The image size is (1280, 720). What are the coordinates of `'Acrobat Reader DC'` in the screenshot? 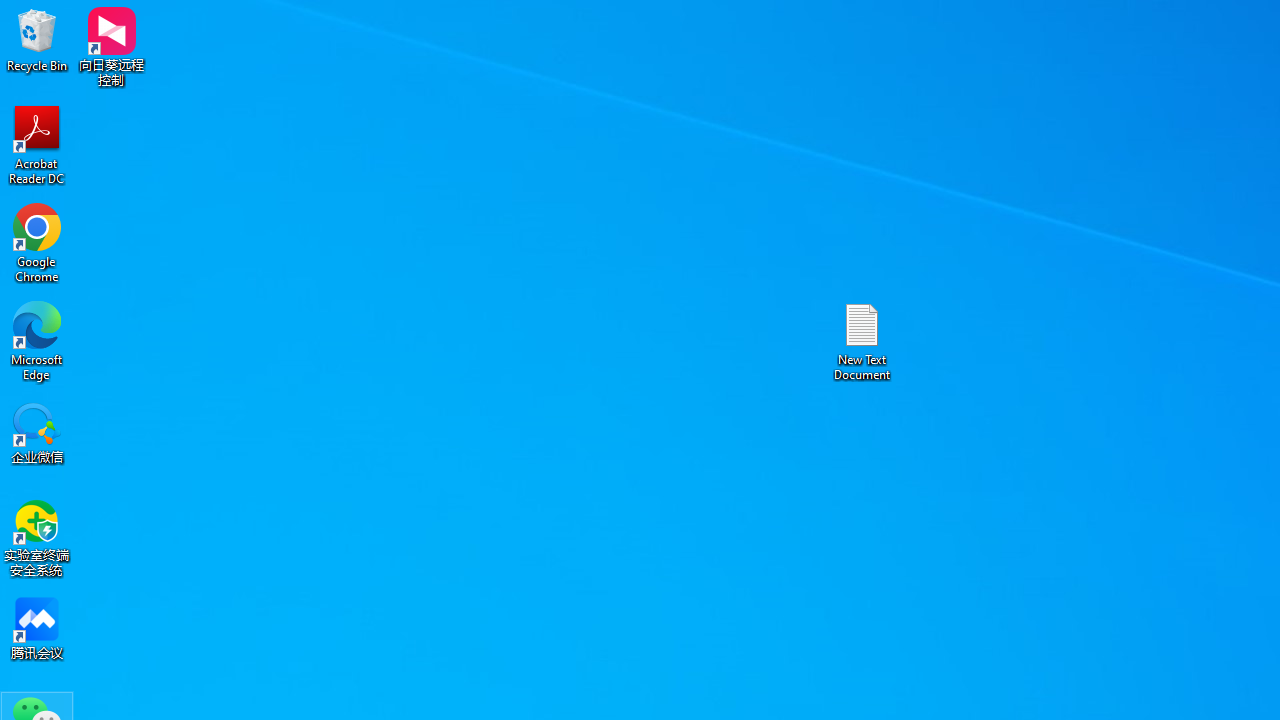 It's located at (37, 144).